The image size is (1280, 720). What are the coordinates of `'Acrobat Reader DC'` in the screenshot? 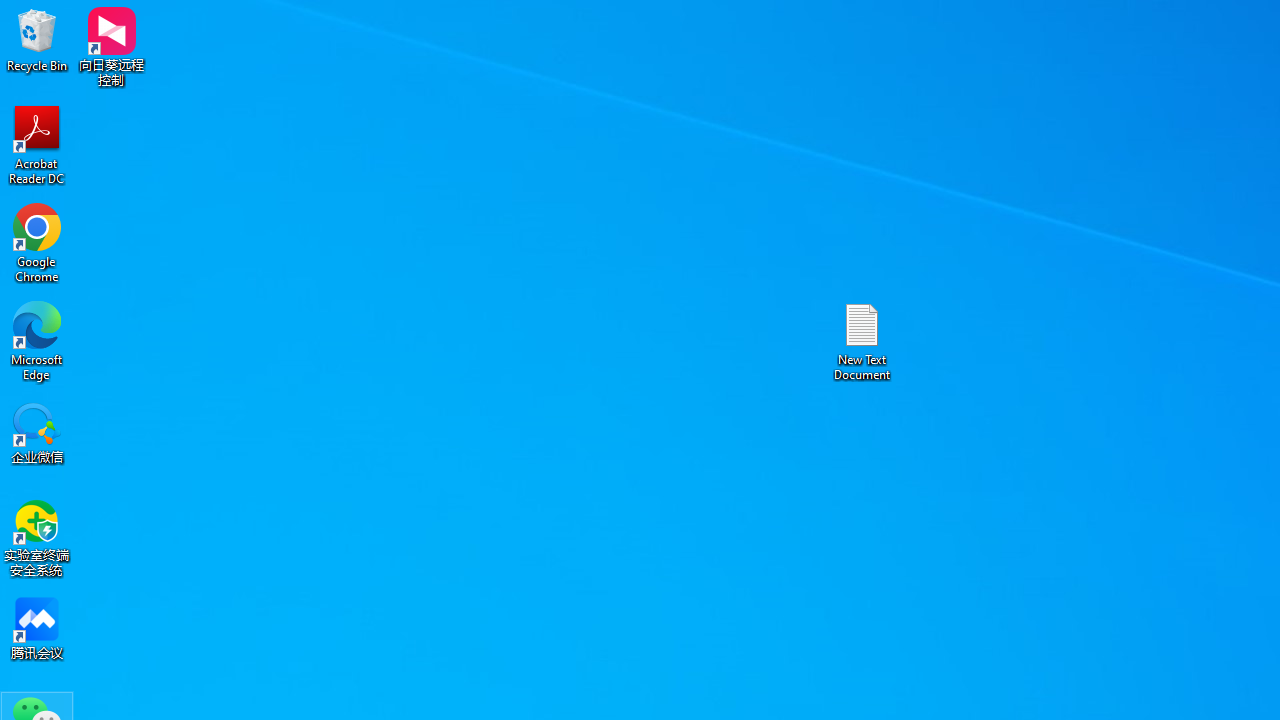 It's located at (37, 144).